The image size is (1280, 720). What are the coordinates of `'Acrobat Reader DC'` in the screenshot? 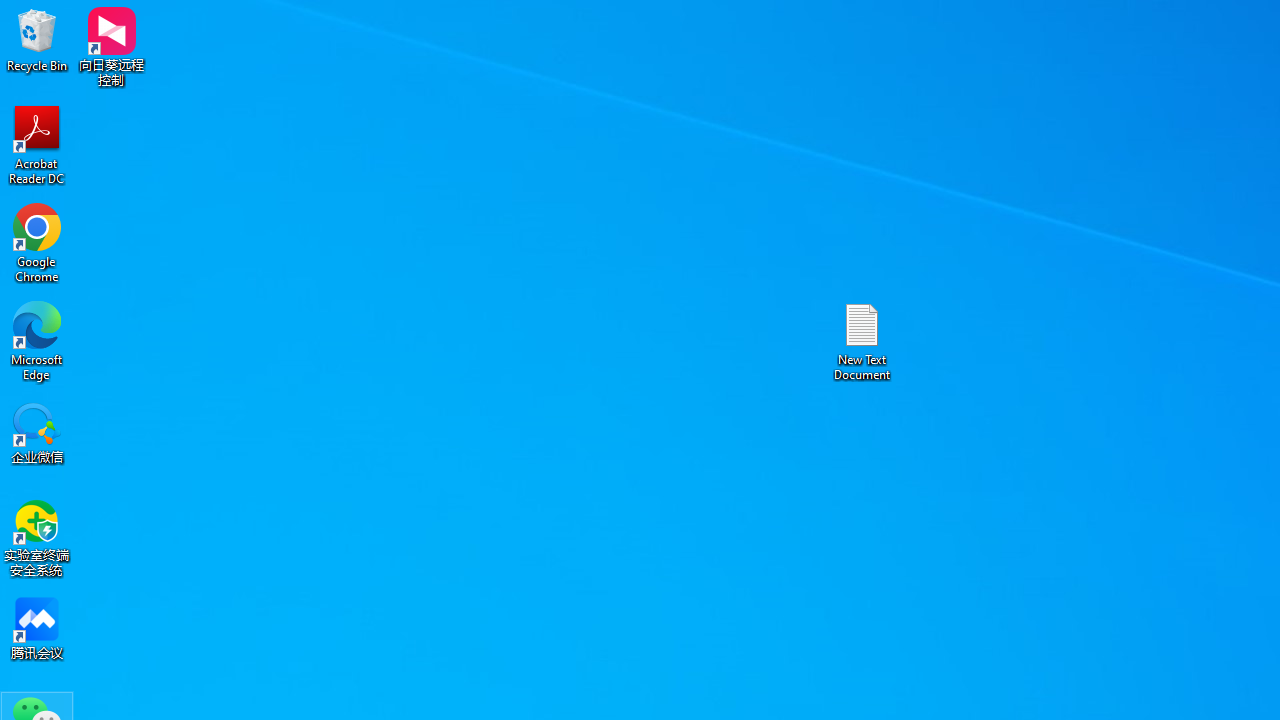 It's located at (37, 144).